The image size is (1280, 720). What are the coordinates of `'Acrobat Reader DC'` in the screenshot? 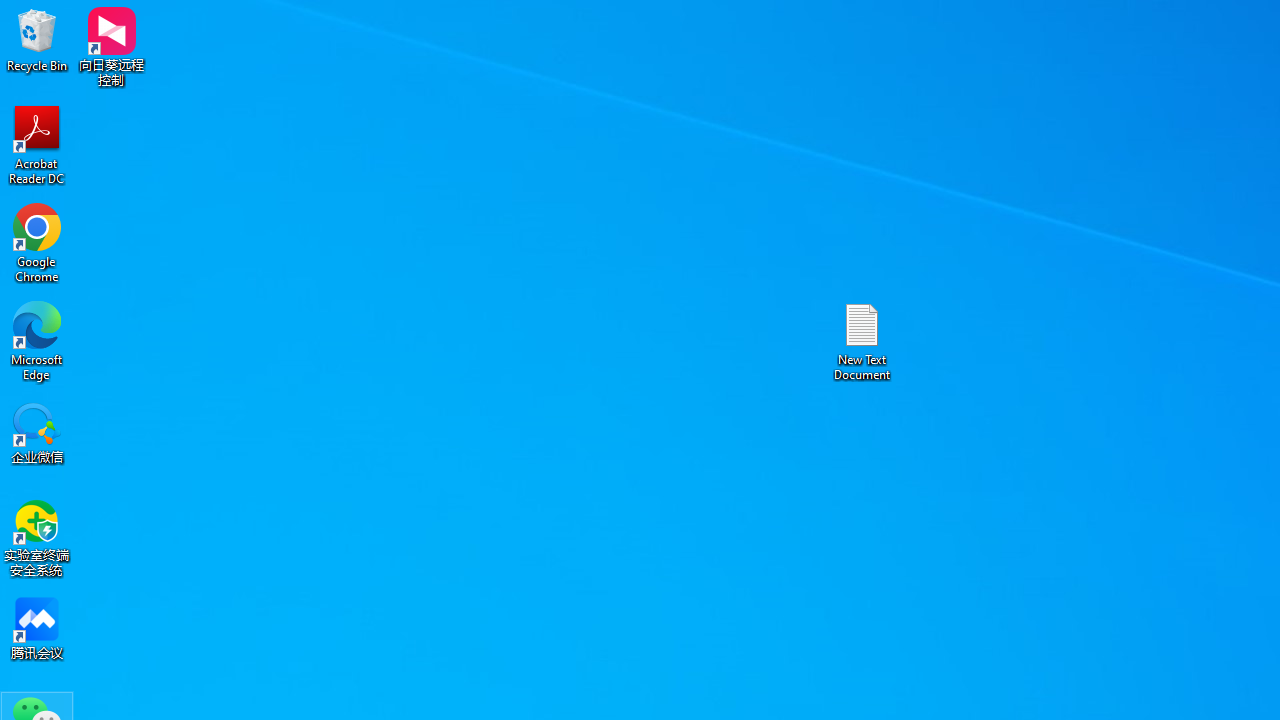 It's located at (37, 144).